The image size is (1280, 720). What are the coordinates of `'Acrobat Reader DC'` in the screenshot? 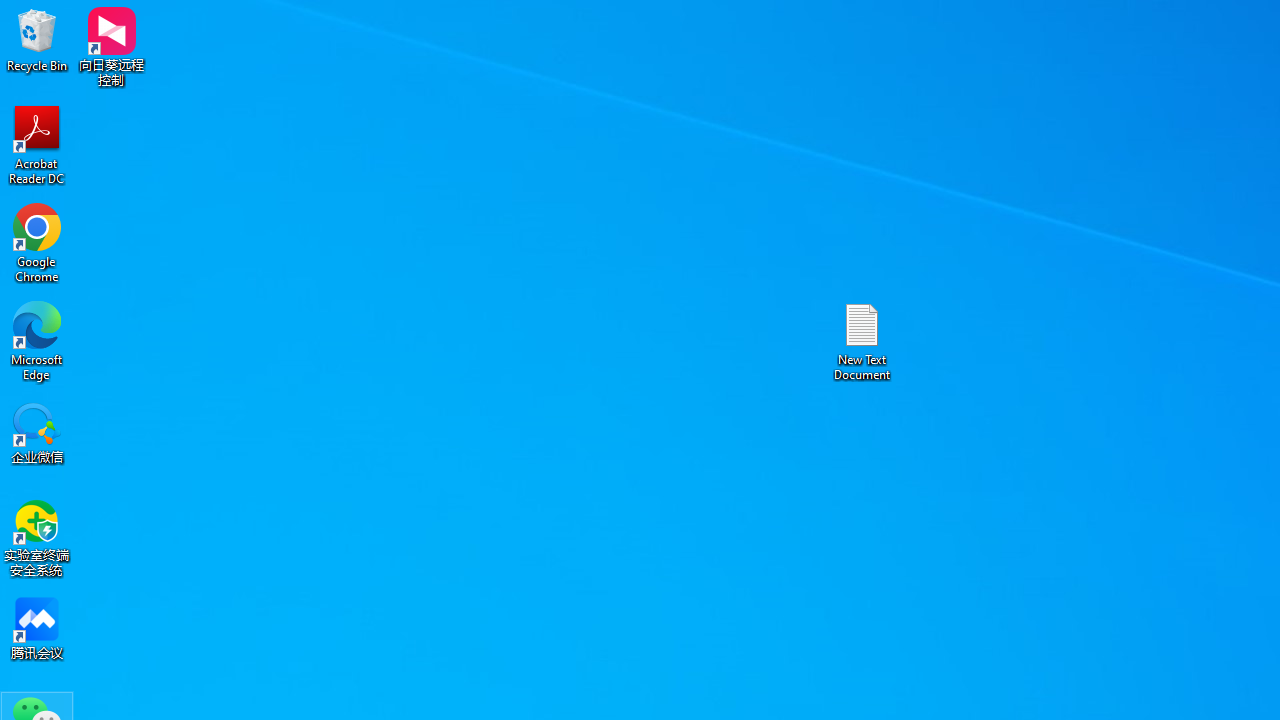 It's located at (37, 144).